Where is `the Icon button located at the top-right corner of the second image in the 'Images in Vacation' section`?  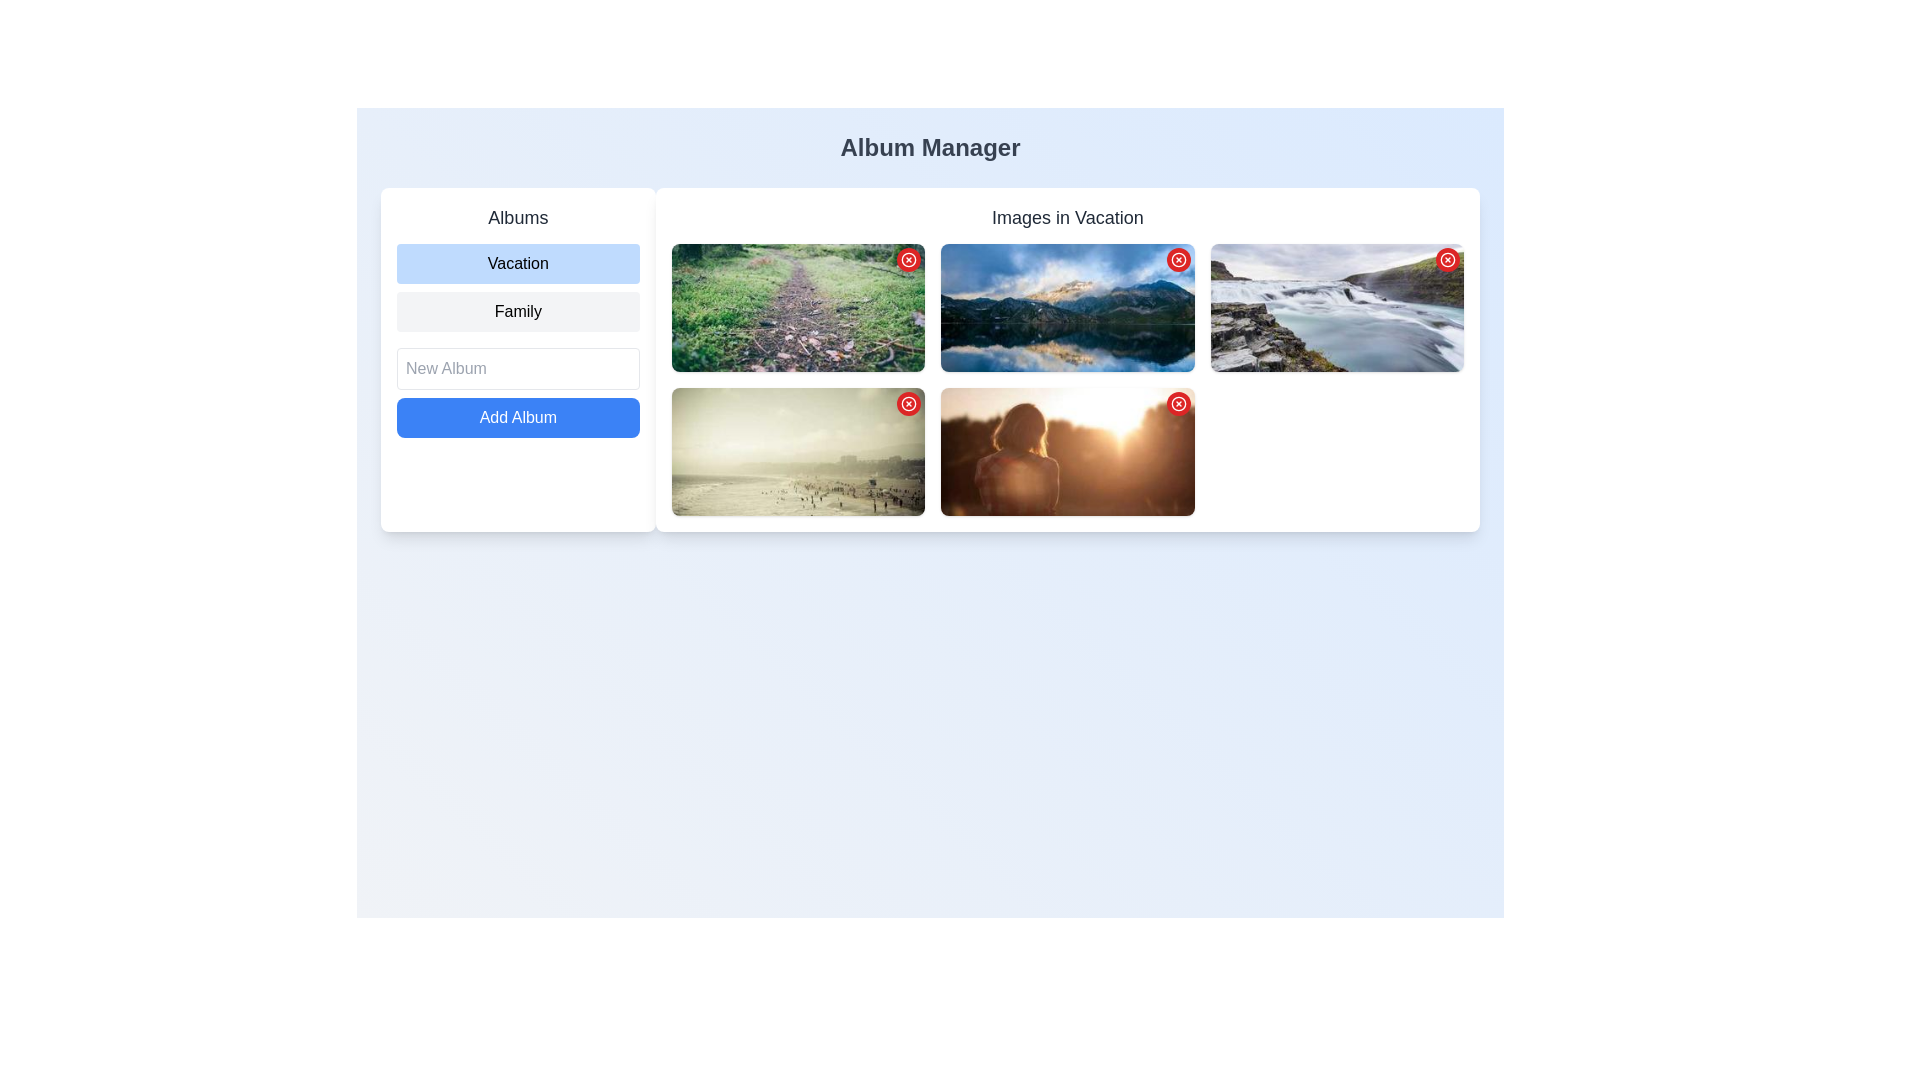
the Icon button located at the top-right corner of the second image in the 'Images in Vacation' section is located at coordinates (1178, 258).